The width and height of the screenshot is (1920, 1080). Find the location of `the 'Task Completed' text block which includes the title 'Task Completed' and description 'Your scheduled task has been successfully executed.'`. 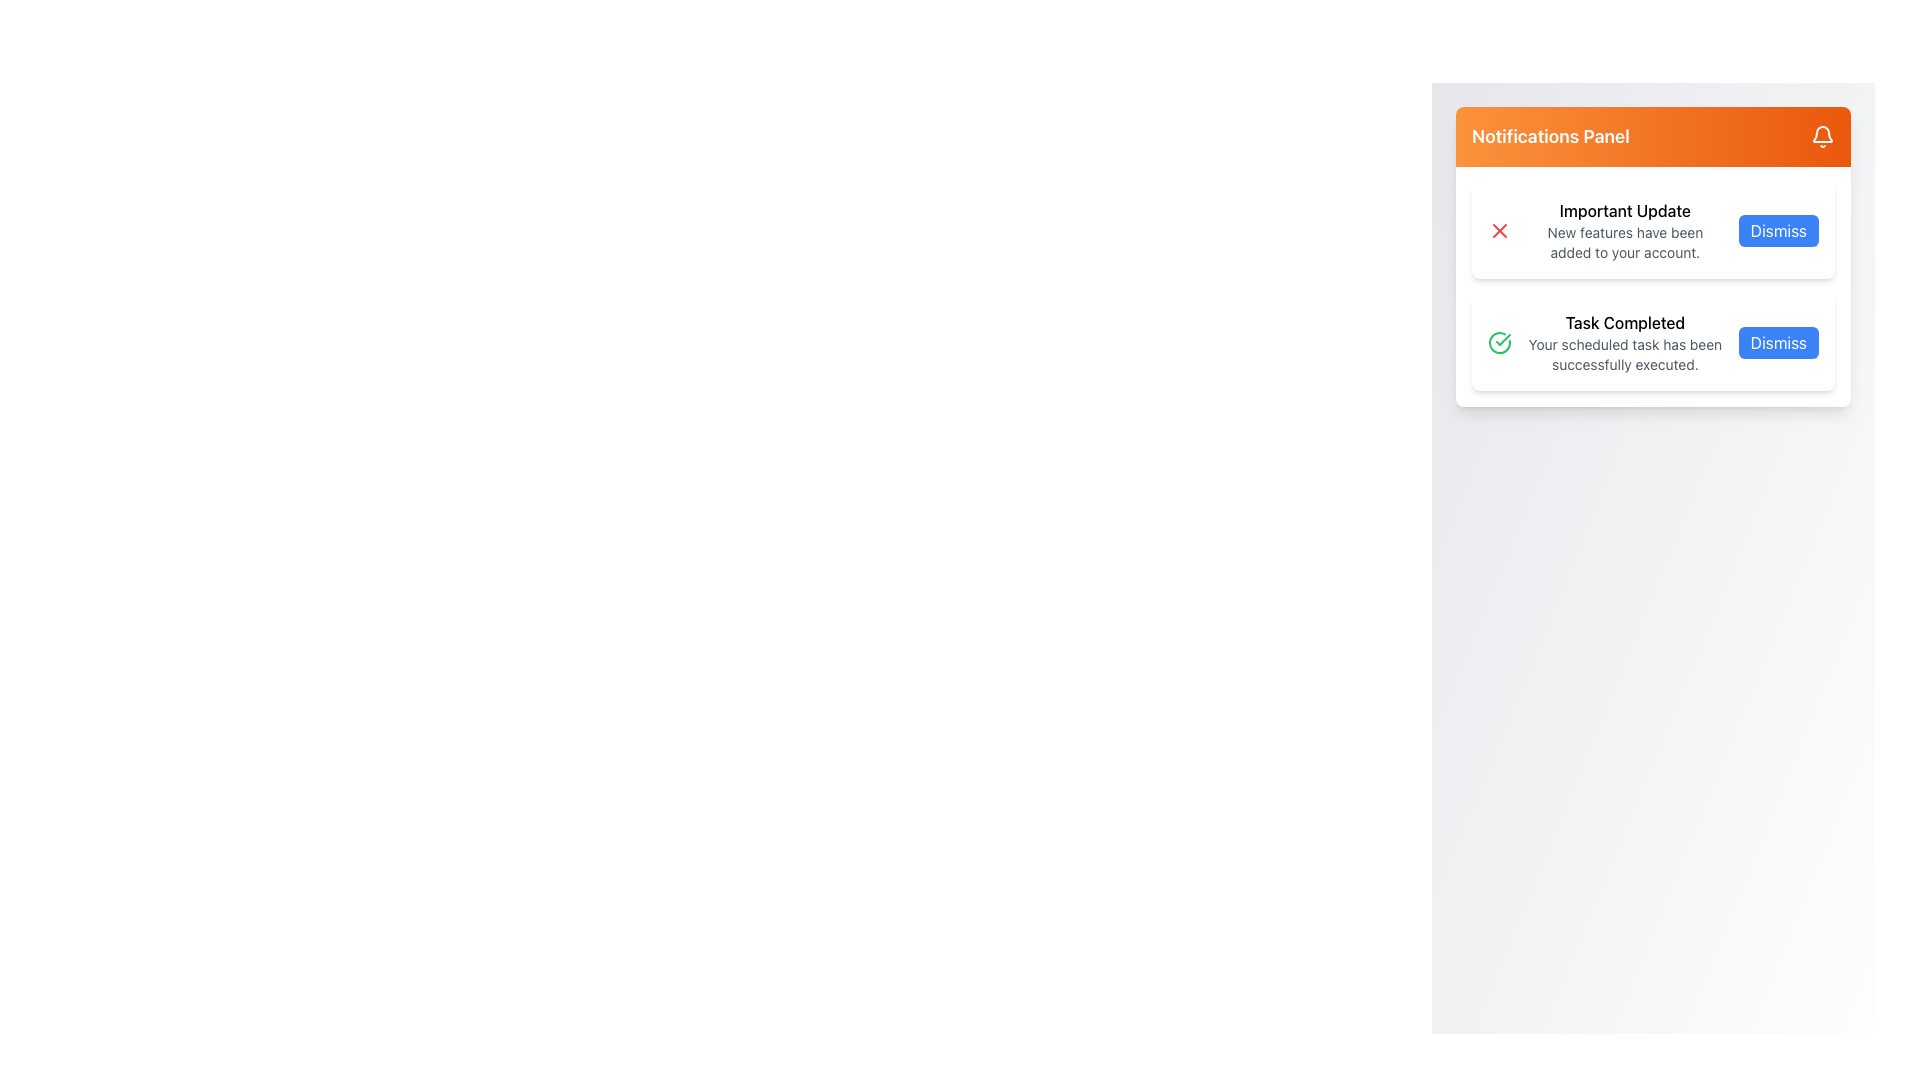

the 'Task Completed' text block which includes the title 'Task Completed' and description 'Your scheduled task has been successfully executed.' is located at coordinates (1625, 342).